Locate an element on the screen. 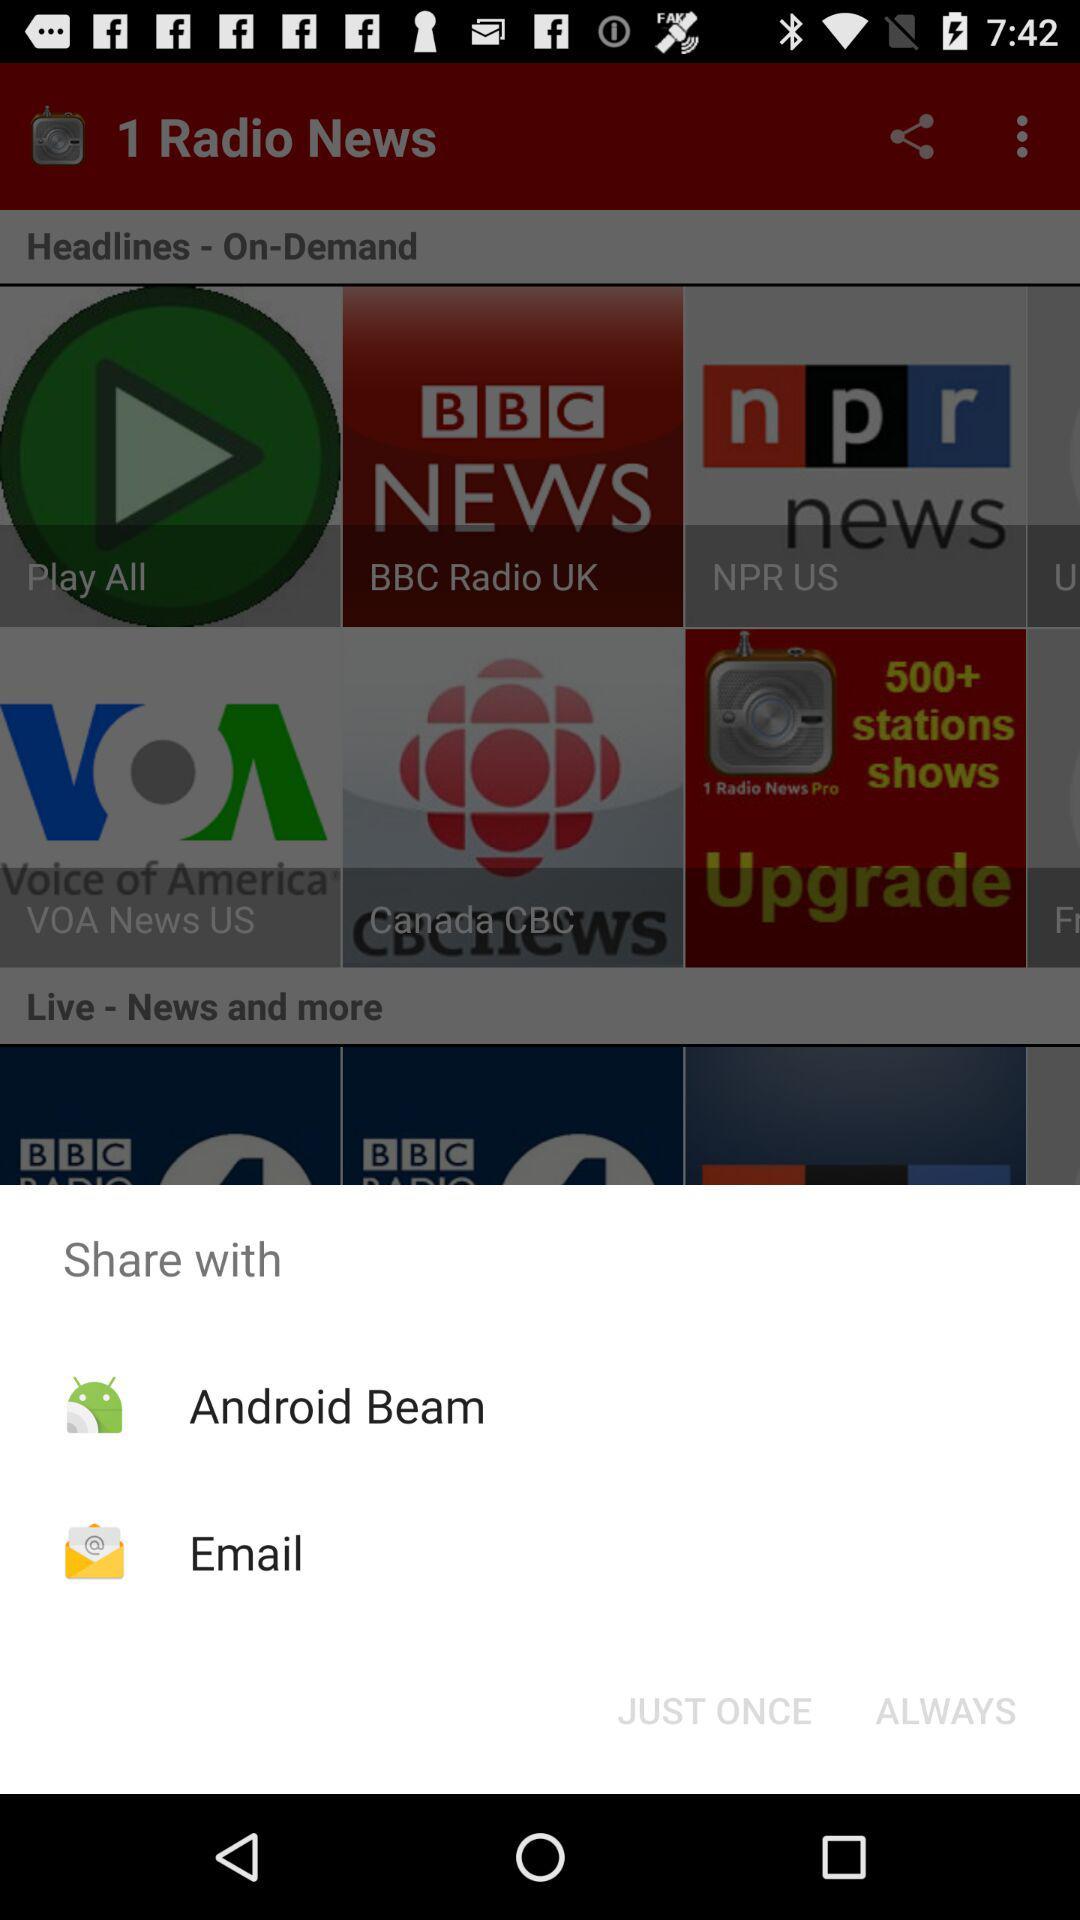 Image resolution: width=1080 pixels, height=1920 pixels. icon at the bottom right corner is located at coordinates (945, 1708).